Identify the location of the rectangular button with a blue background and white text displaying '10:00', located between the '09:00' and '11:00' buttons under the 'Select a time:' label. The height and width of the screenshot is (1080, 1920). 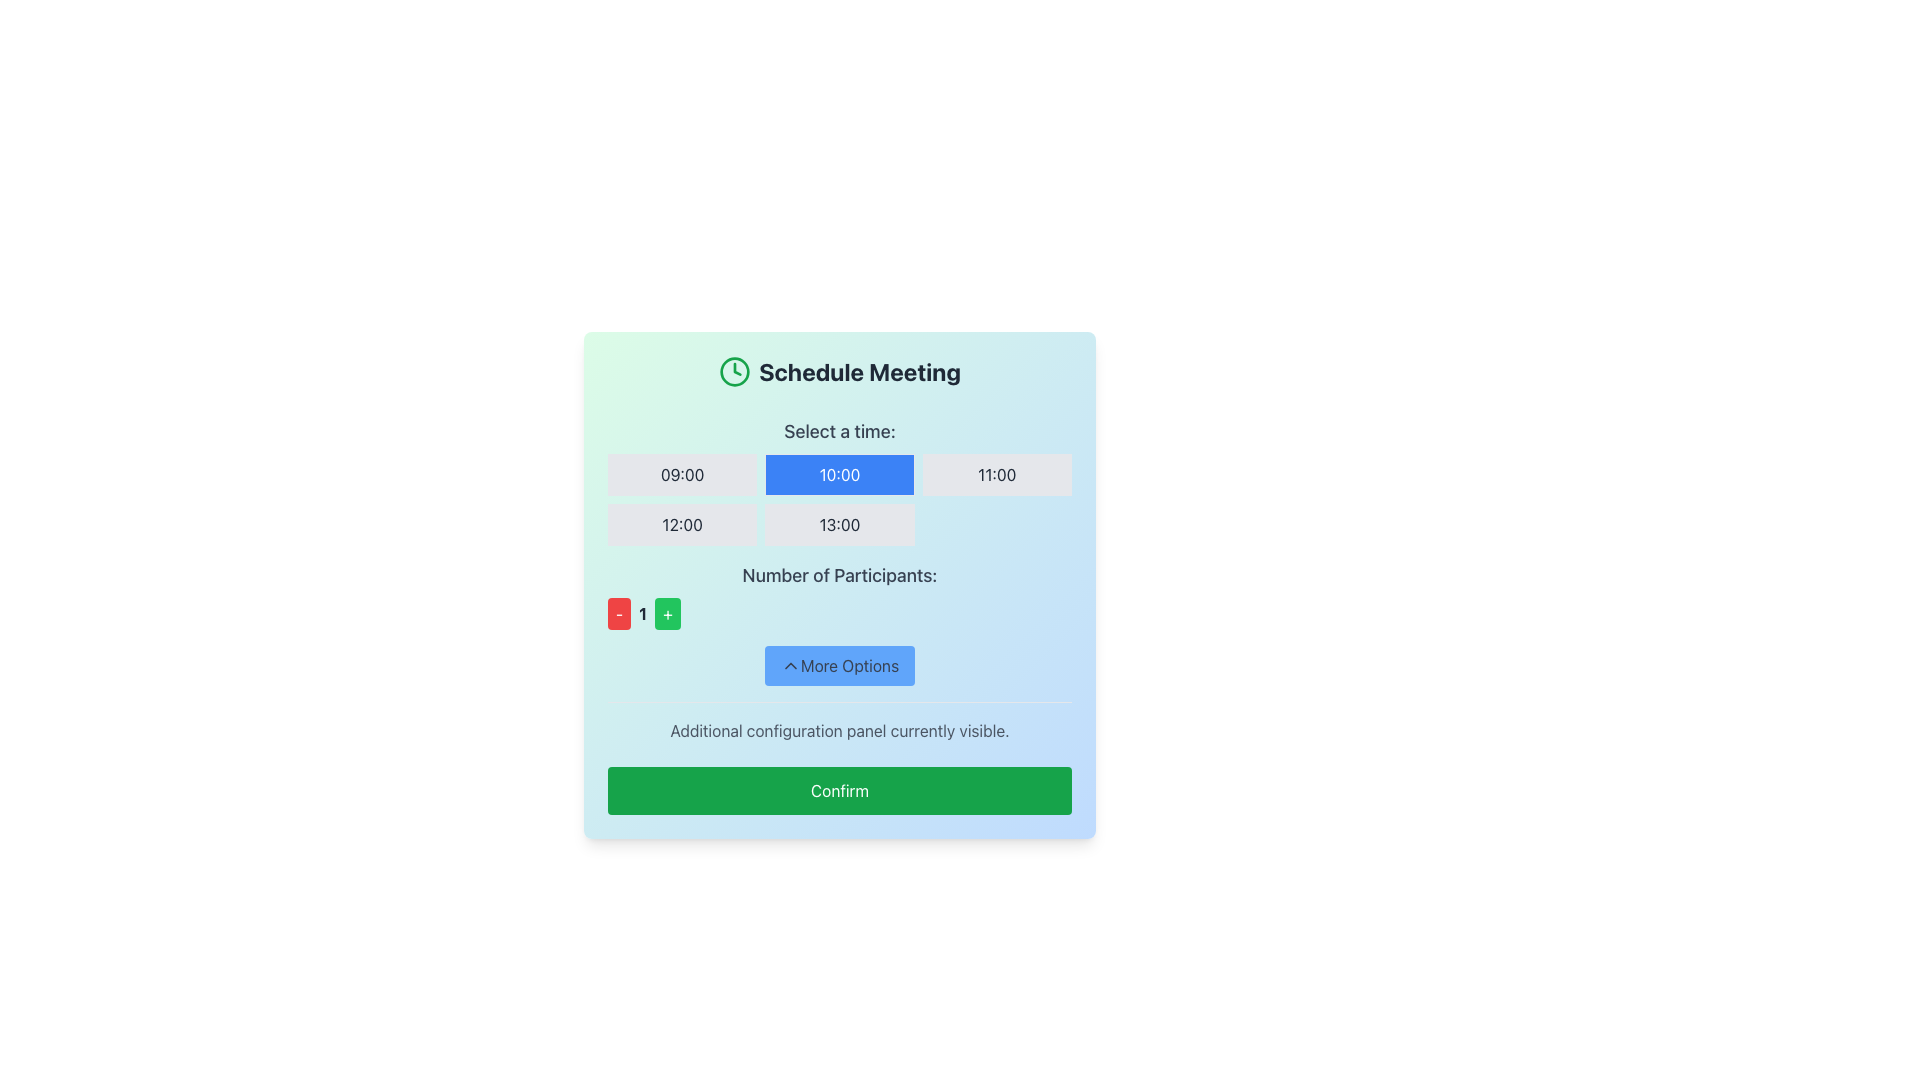
(840, 474).